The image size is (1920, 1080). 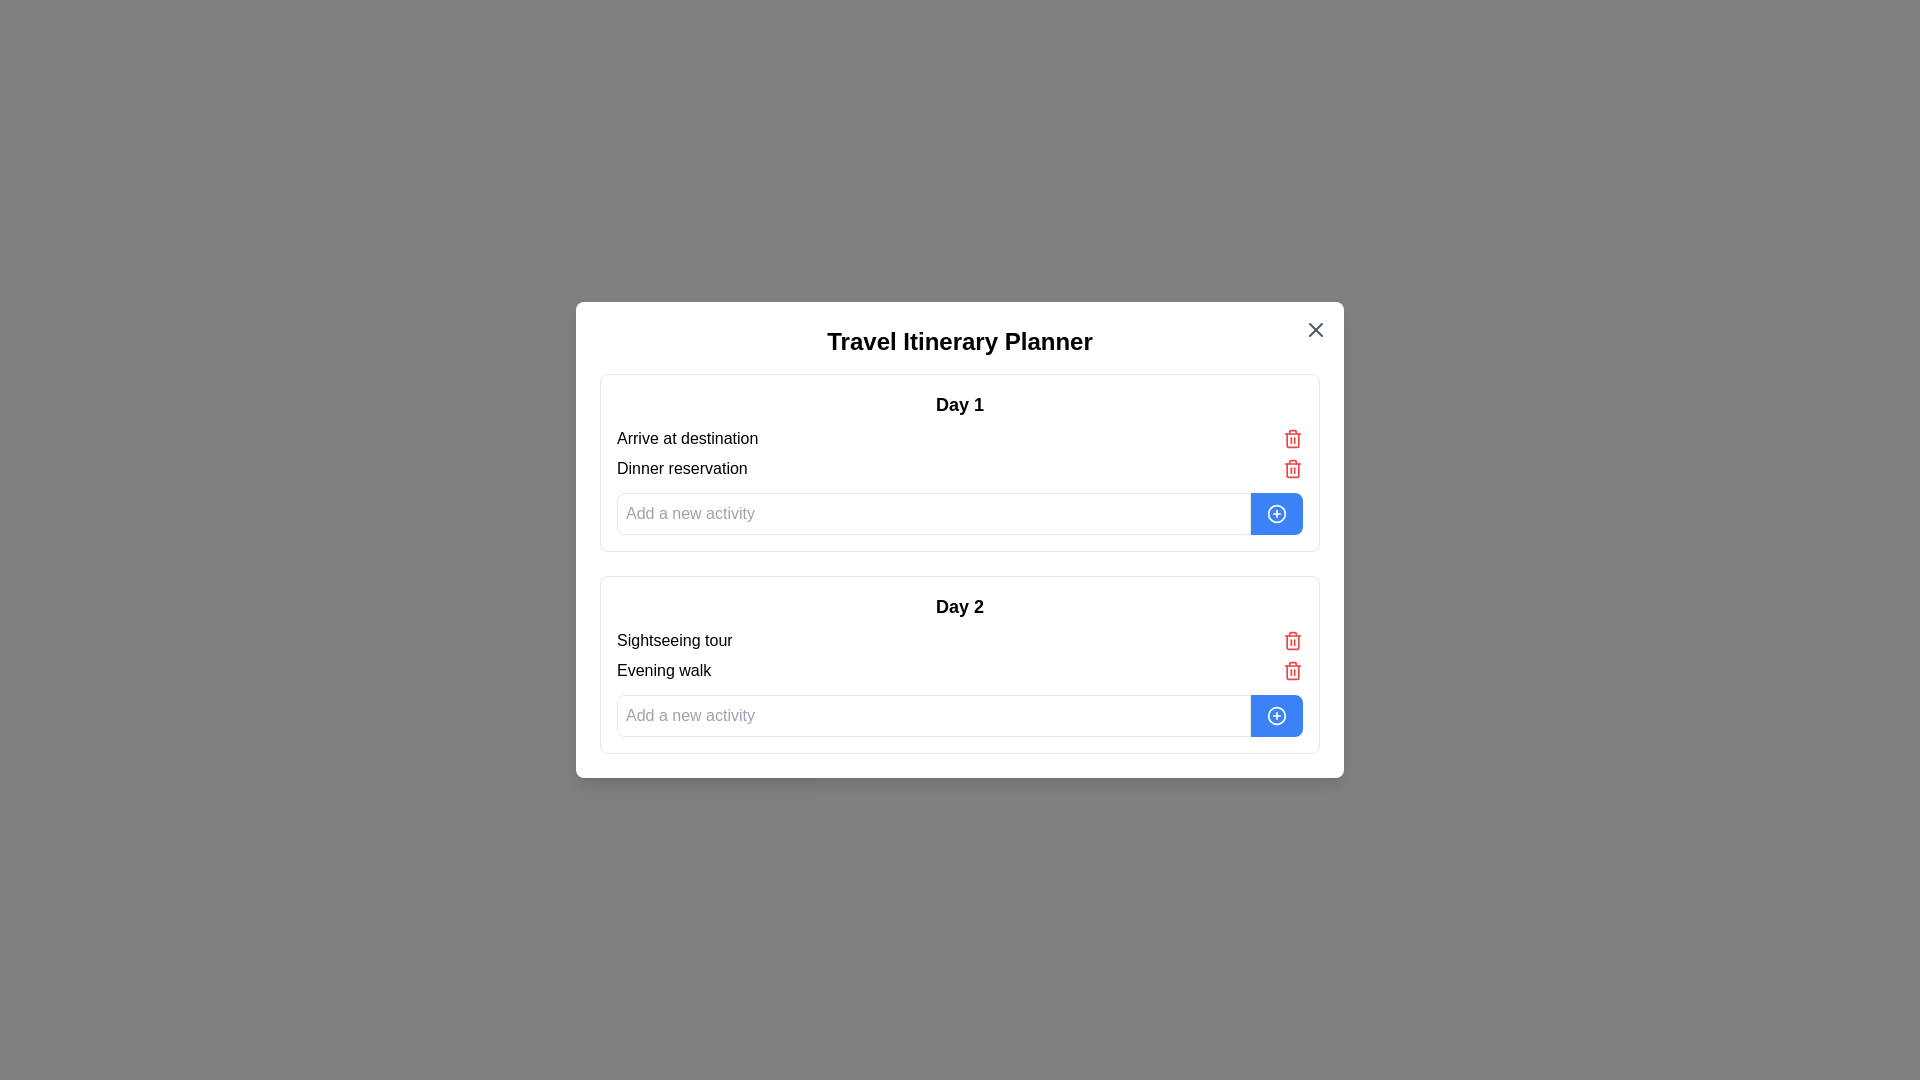 What do you see at coordinates (1275, 715) in the screenshot?
I see `the decorative SVG circle located centrally within the blue button for adding a new activity in the 'Day 2' section of the 'Travel Itinerary Planner' interface` at bounding box center [1275, 715].